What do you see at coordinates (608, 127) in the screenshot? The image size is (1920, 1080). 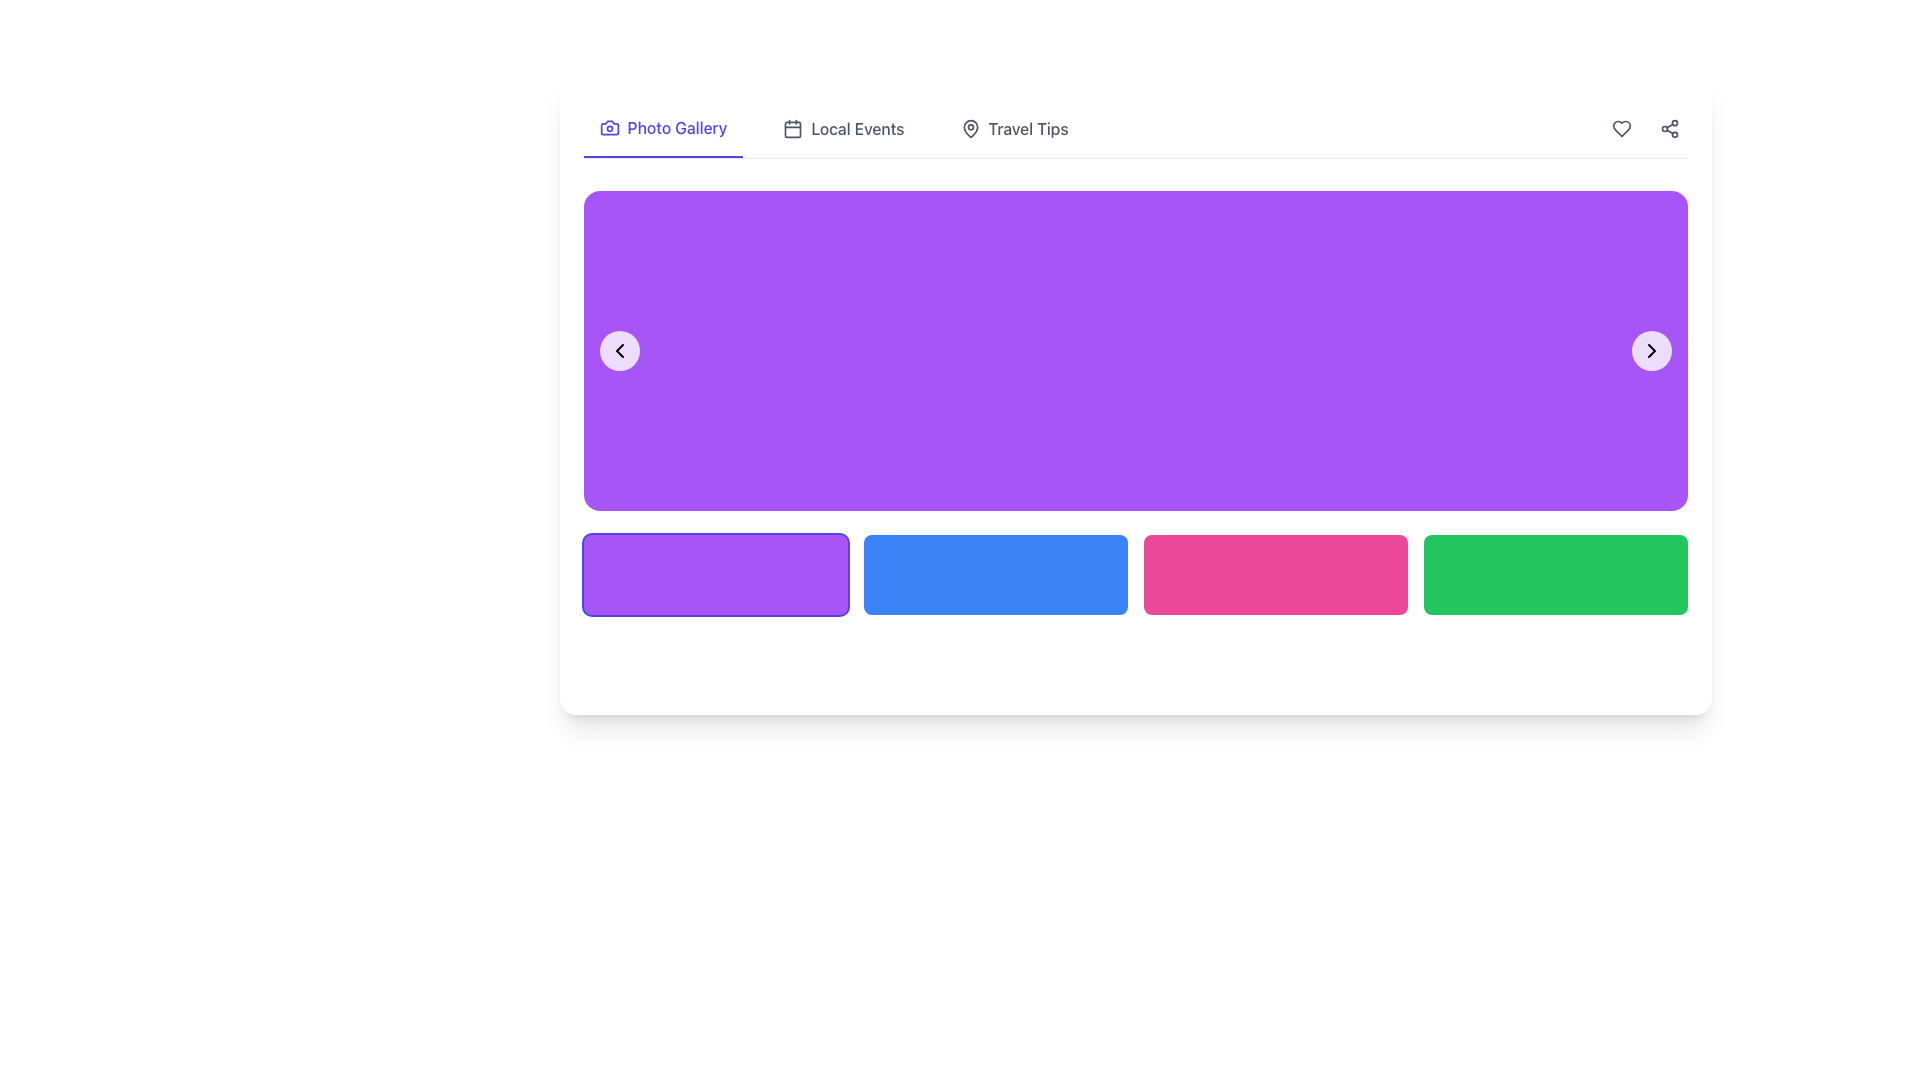 I see `the 'Photo Gallery' tab icon located in the navigation bar, which visually represents the corresponding section` at bounding box center [608, 127].